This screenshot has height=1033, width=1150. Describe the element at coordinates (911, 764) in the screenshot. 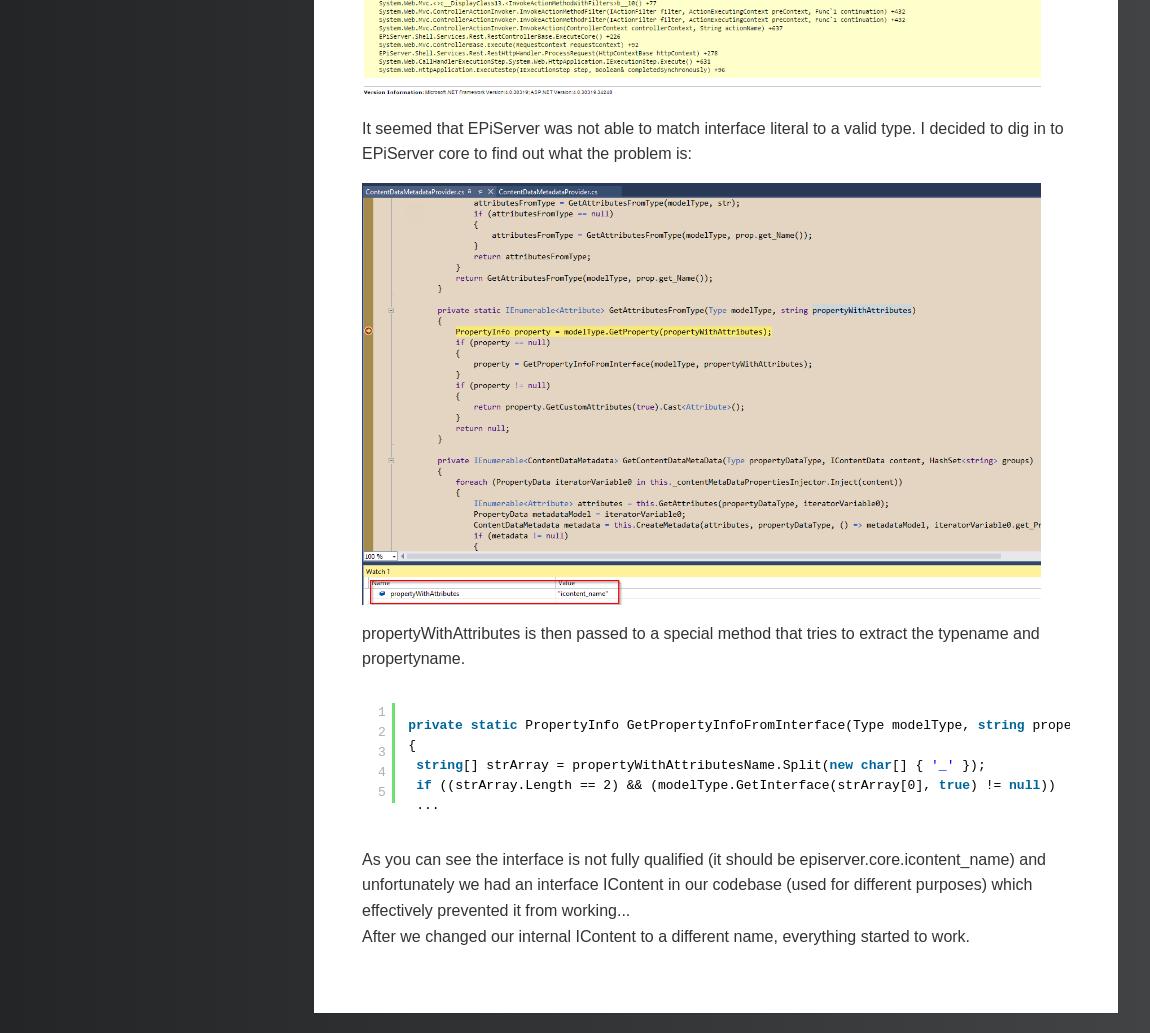

I see `'[] {'` at that location.